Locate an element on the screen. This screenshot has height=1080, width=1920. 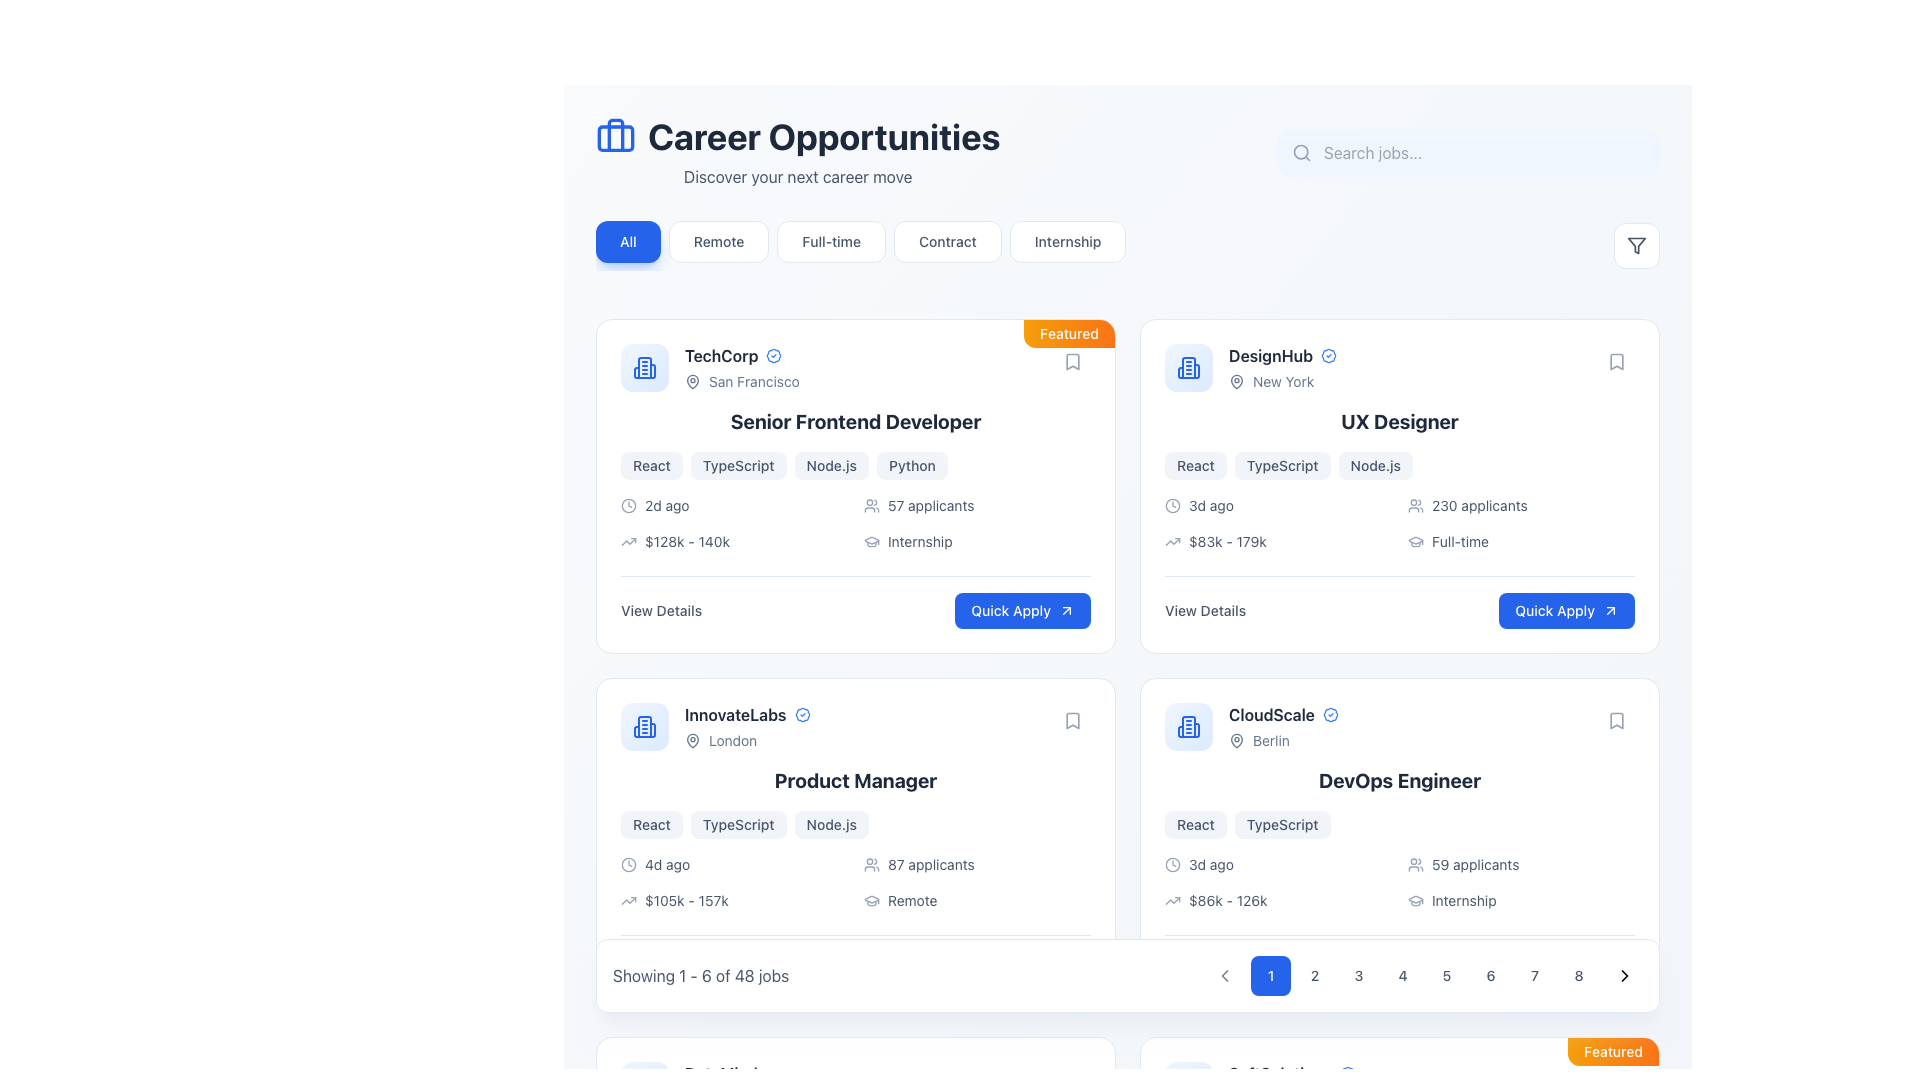
the bookmark button located in the top right corner of the 'DesignHub' job card is located at coordinates (1617, 362).